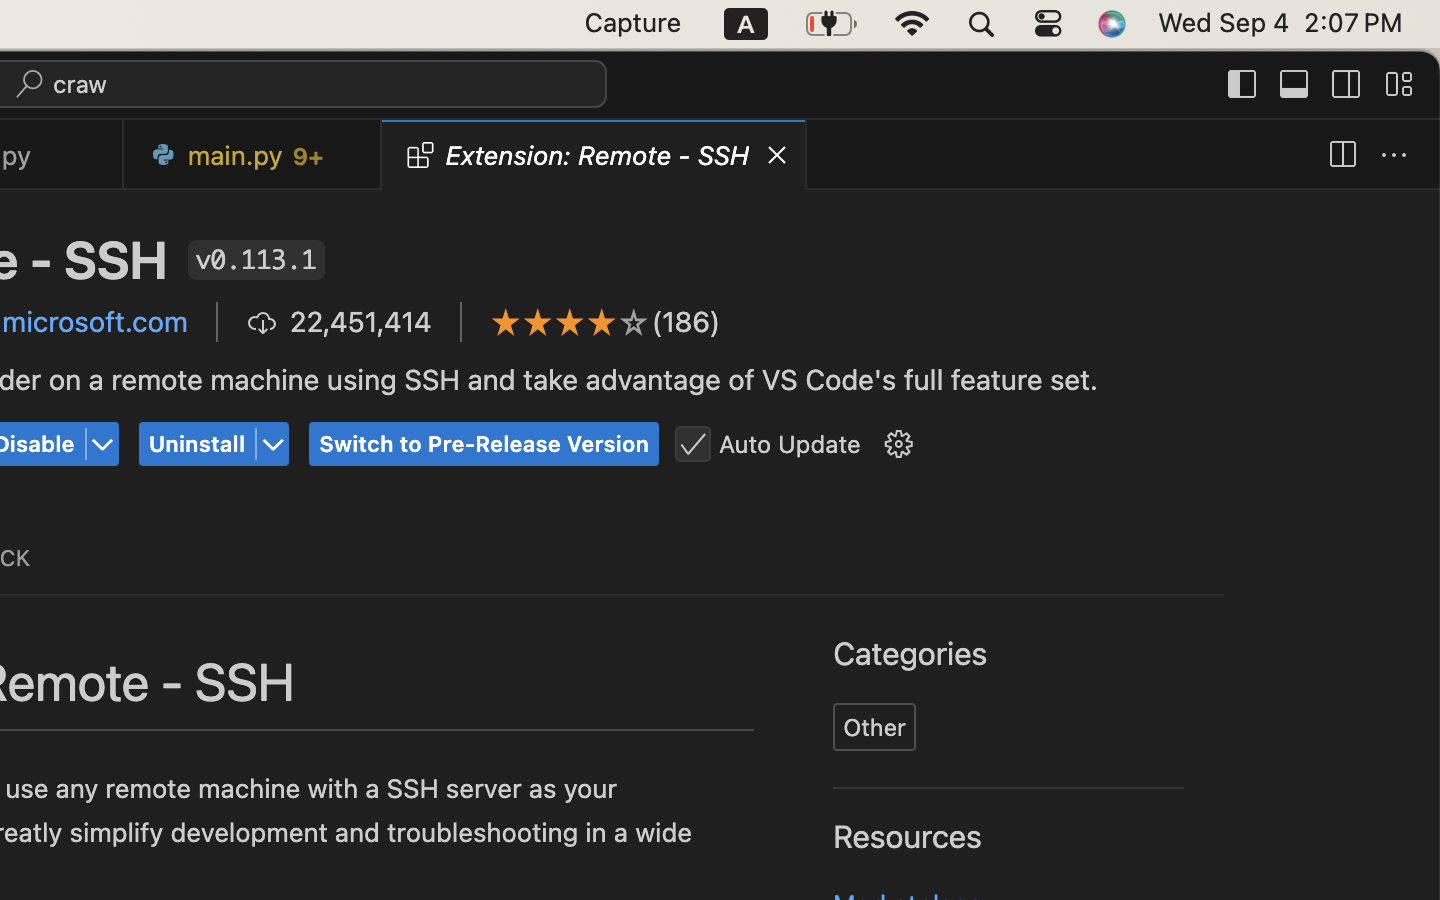  What do you see at coordinates (1340, 155) in the screenshot?
I see `''` at bounding box center [1340, 155].